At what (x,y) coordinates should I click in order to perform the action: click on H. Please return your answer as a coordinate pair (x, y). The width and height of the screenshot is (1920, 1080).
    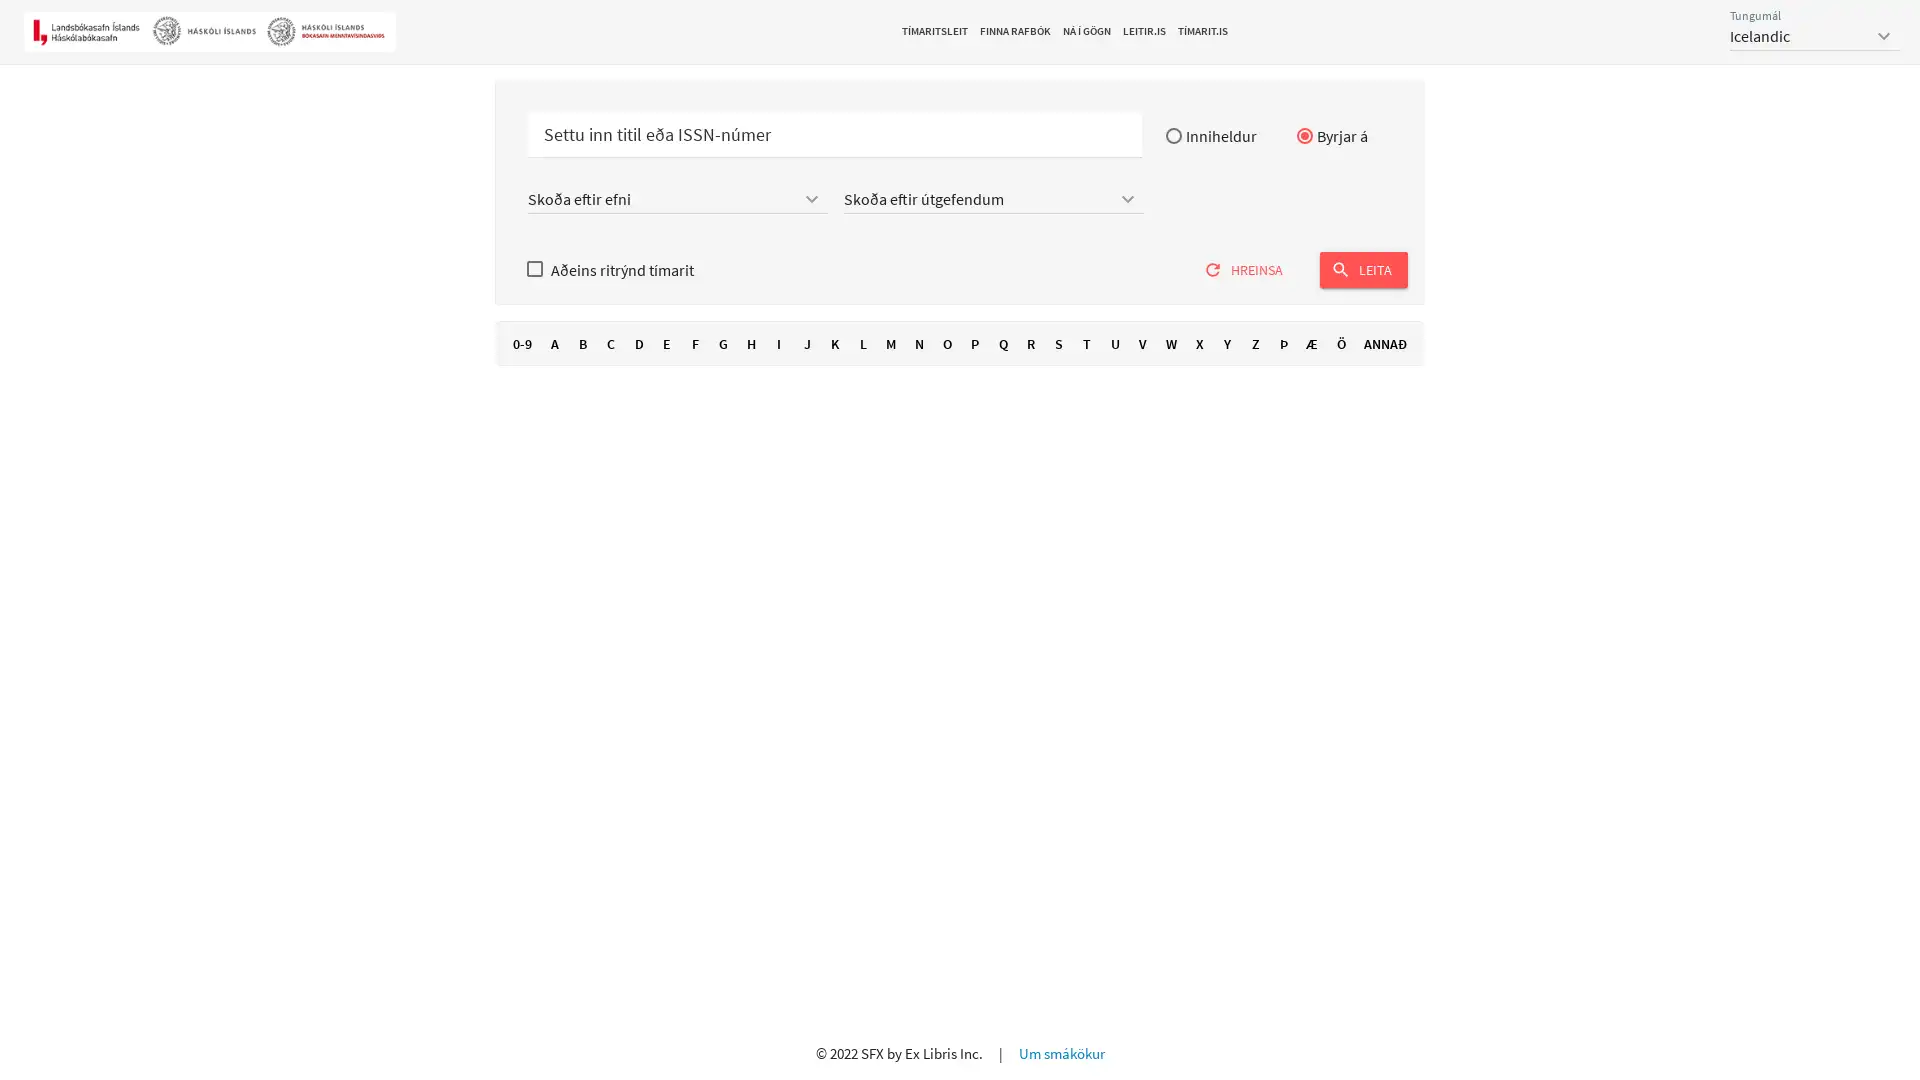
    Looking at the image, I should click on (749, 342).